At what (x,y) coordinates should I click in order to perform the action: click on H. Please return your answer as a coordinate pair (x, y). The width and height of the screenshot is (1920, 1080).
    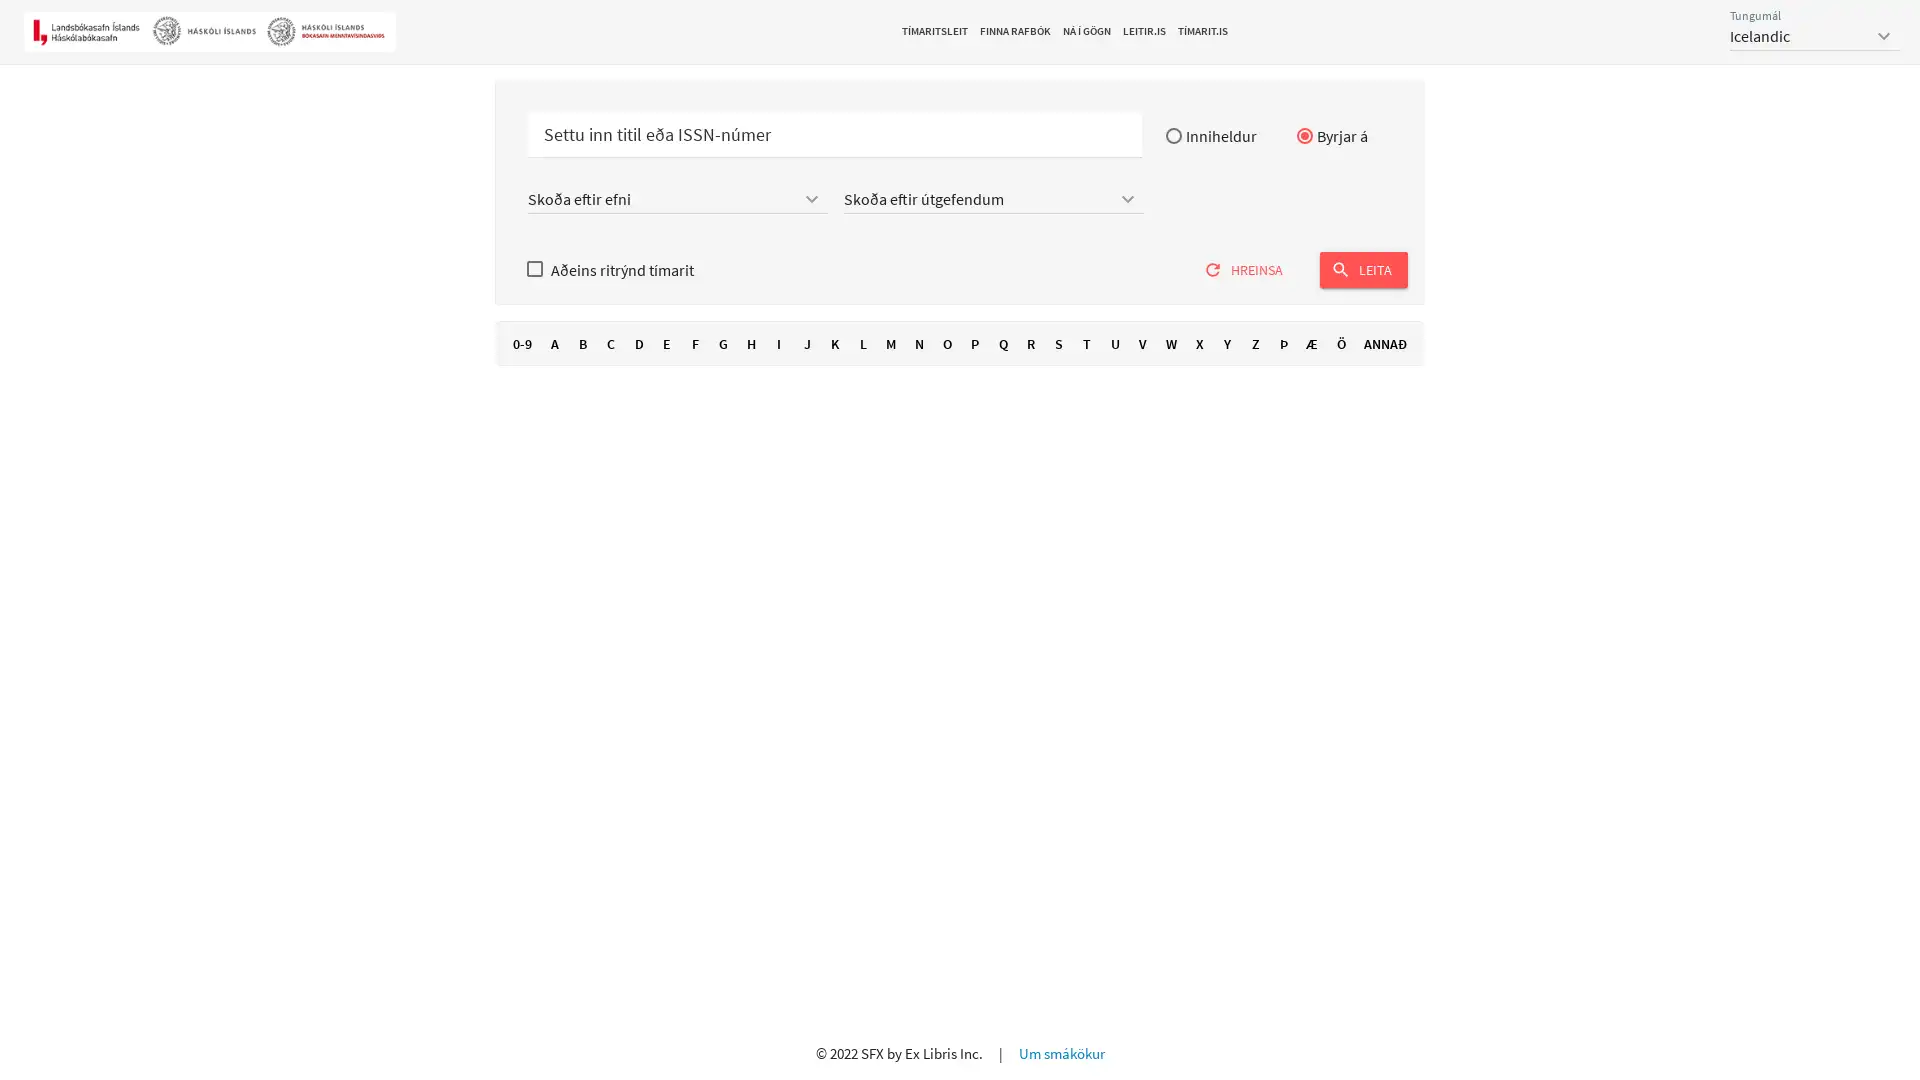
    Looking at the image, I should click on (749, 342).